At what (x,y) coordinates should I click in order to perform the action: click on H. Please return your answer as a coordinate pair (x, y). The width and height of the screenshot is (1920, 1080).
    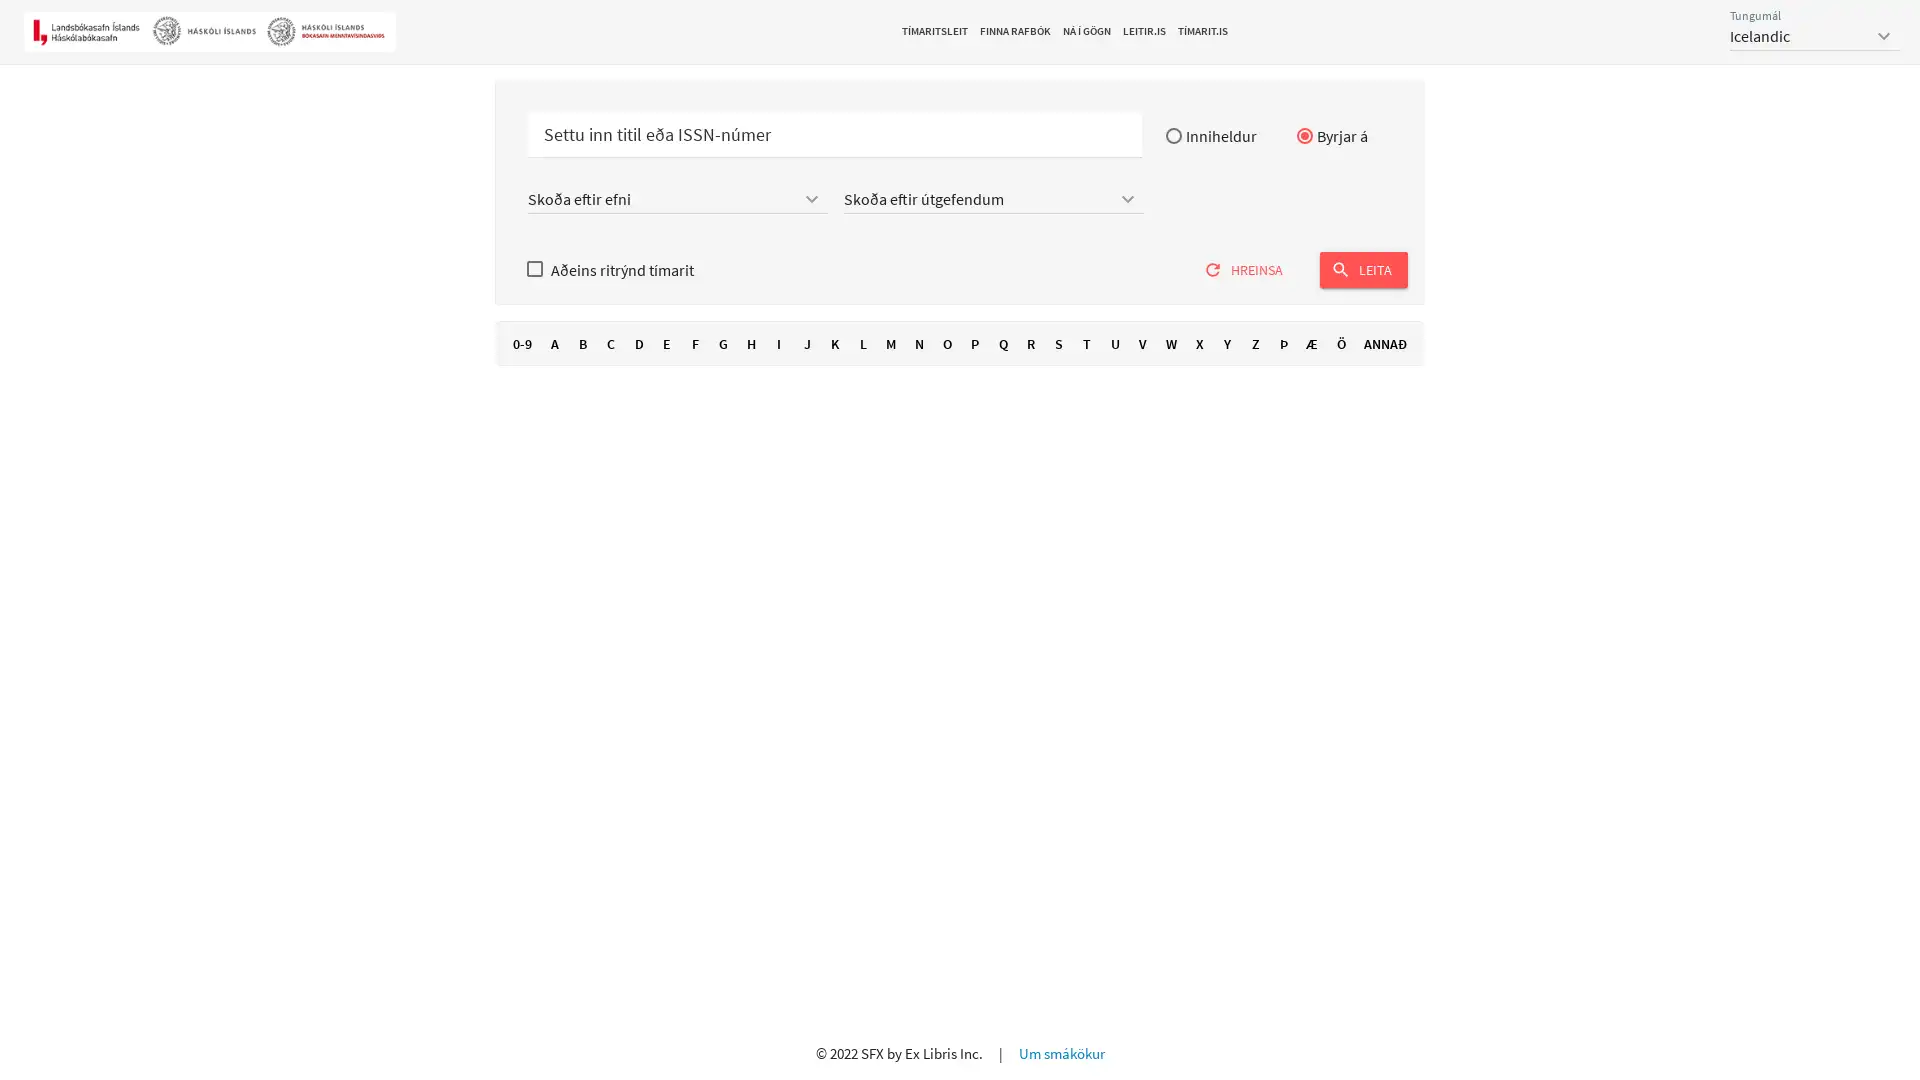
    Looking at the image, I should click on (749, 342).